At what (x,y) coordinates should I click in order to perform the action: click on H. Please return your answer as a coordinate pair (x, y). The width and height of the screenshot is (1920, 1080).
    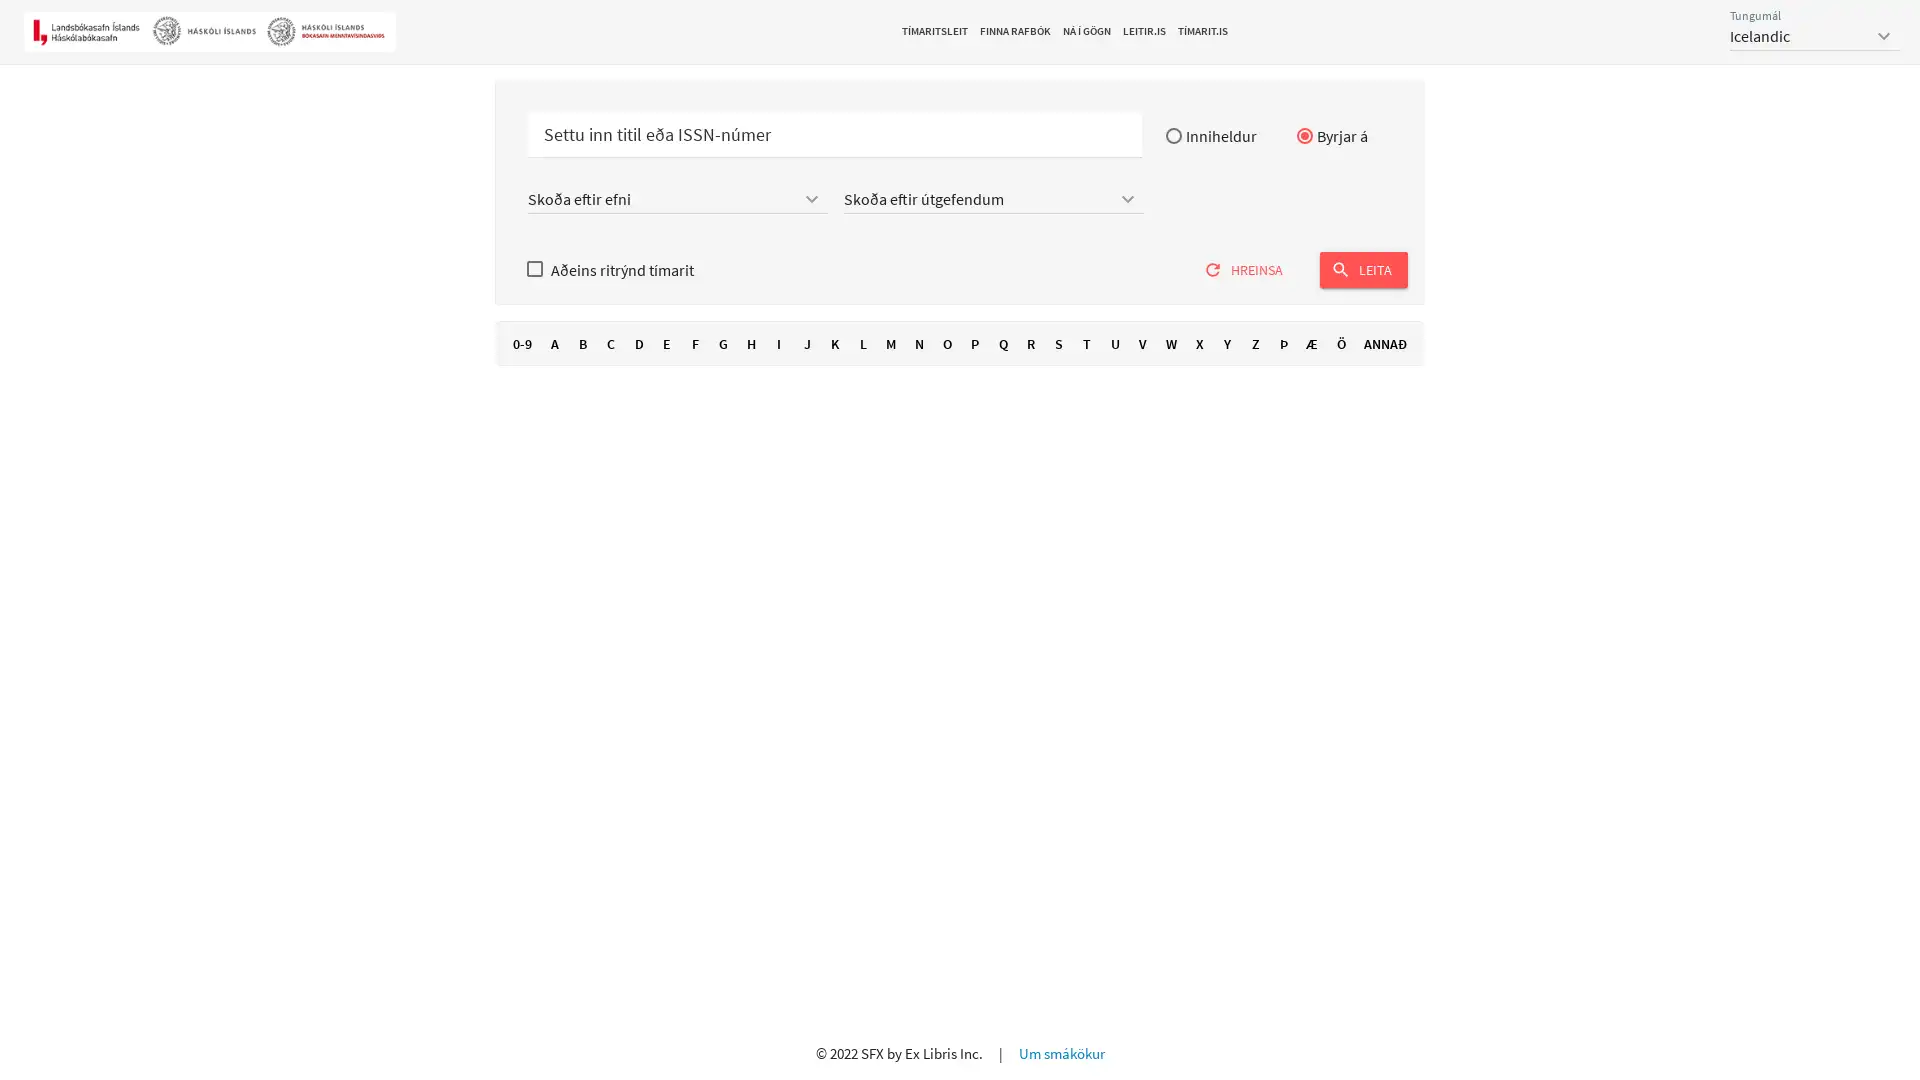
    Looking at the image, I should click on (749, 342).